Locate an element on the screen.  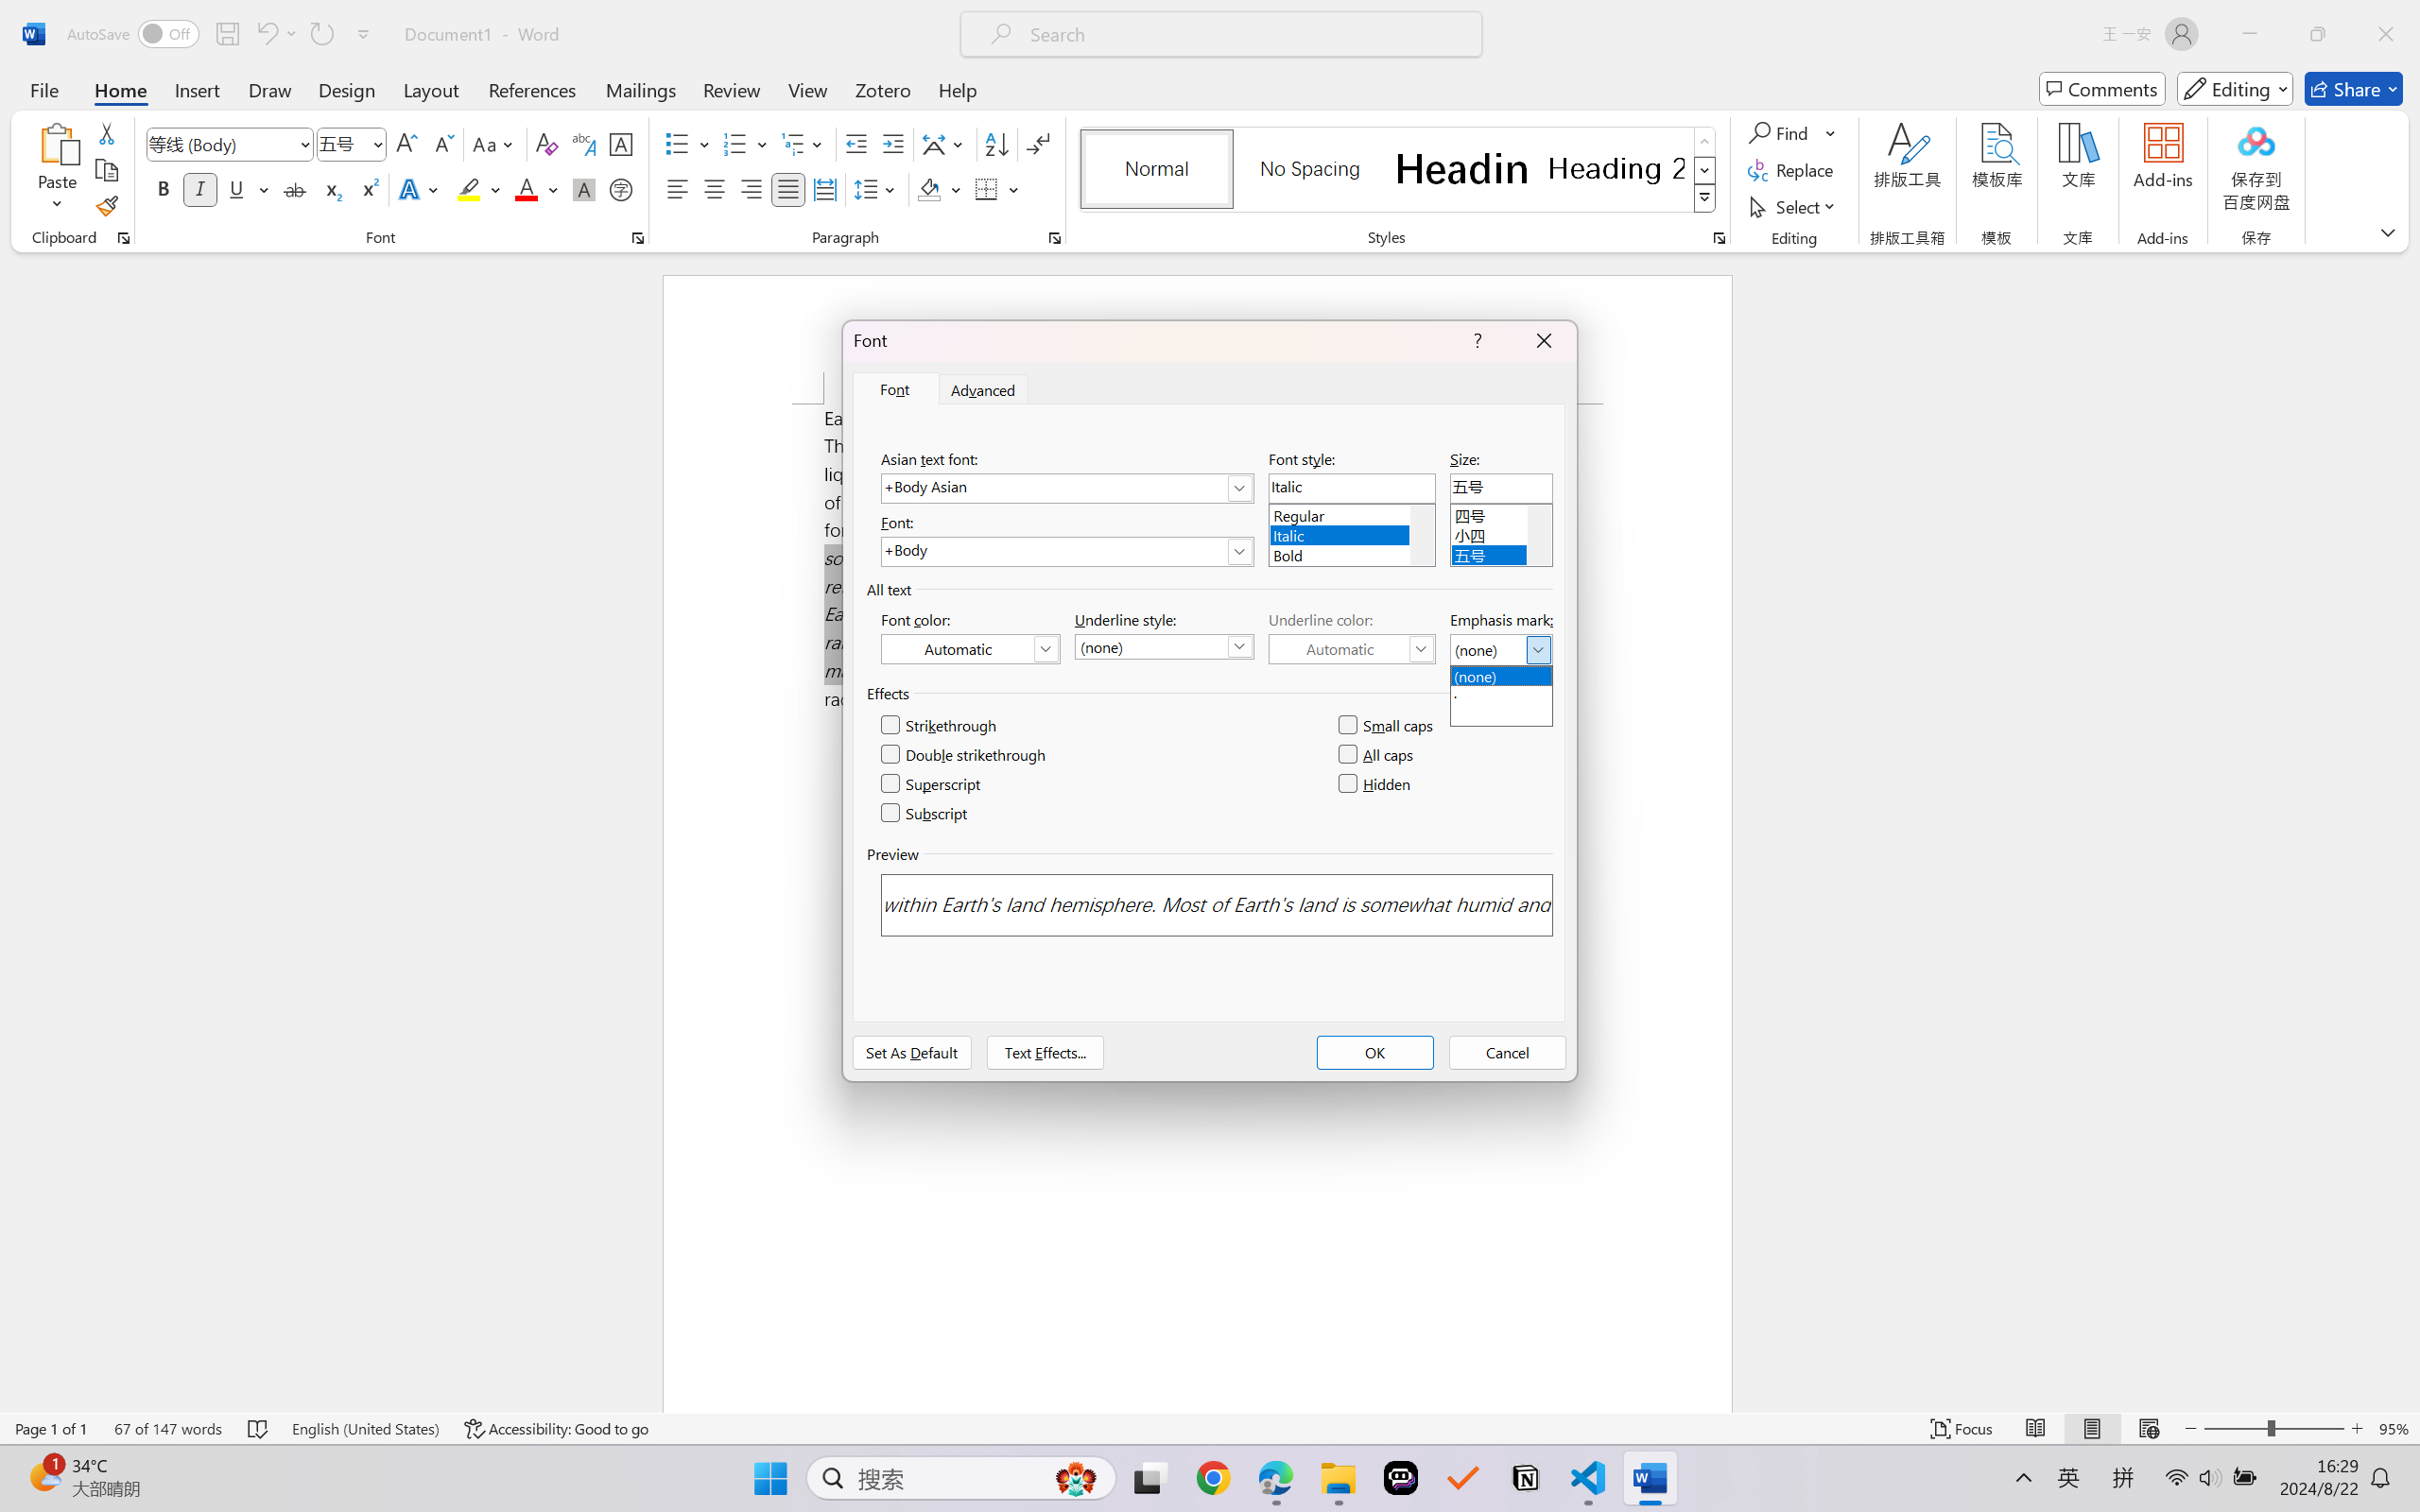
'Font style:' is located at coordinates (1350, 488).